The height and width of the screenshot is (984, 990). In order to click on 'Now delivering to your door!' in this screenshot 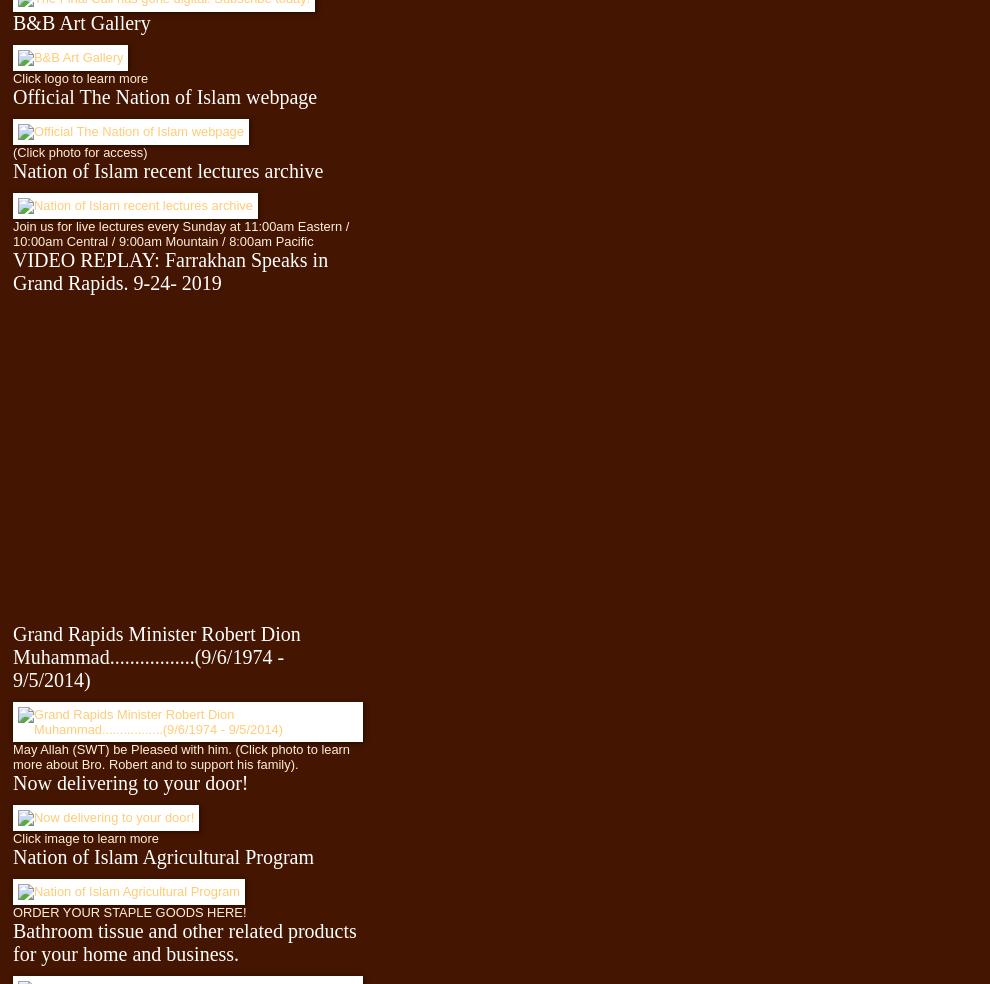, I will do `click(129, 780)`.